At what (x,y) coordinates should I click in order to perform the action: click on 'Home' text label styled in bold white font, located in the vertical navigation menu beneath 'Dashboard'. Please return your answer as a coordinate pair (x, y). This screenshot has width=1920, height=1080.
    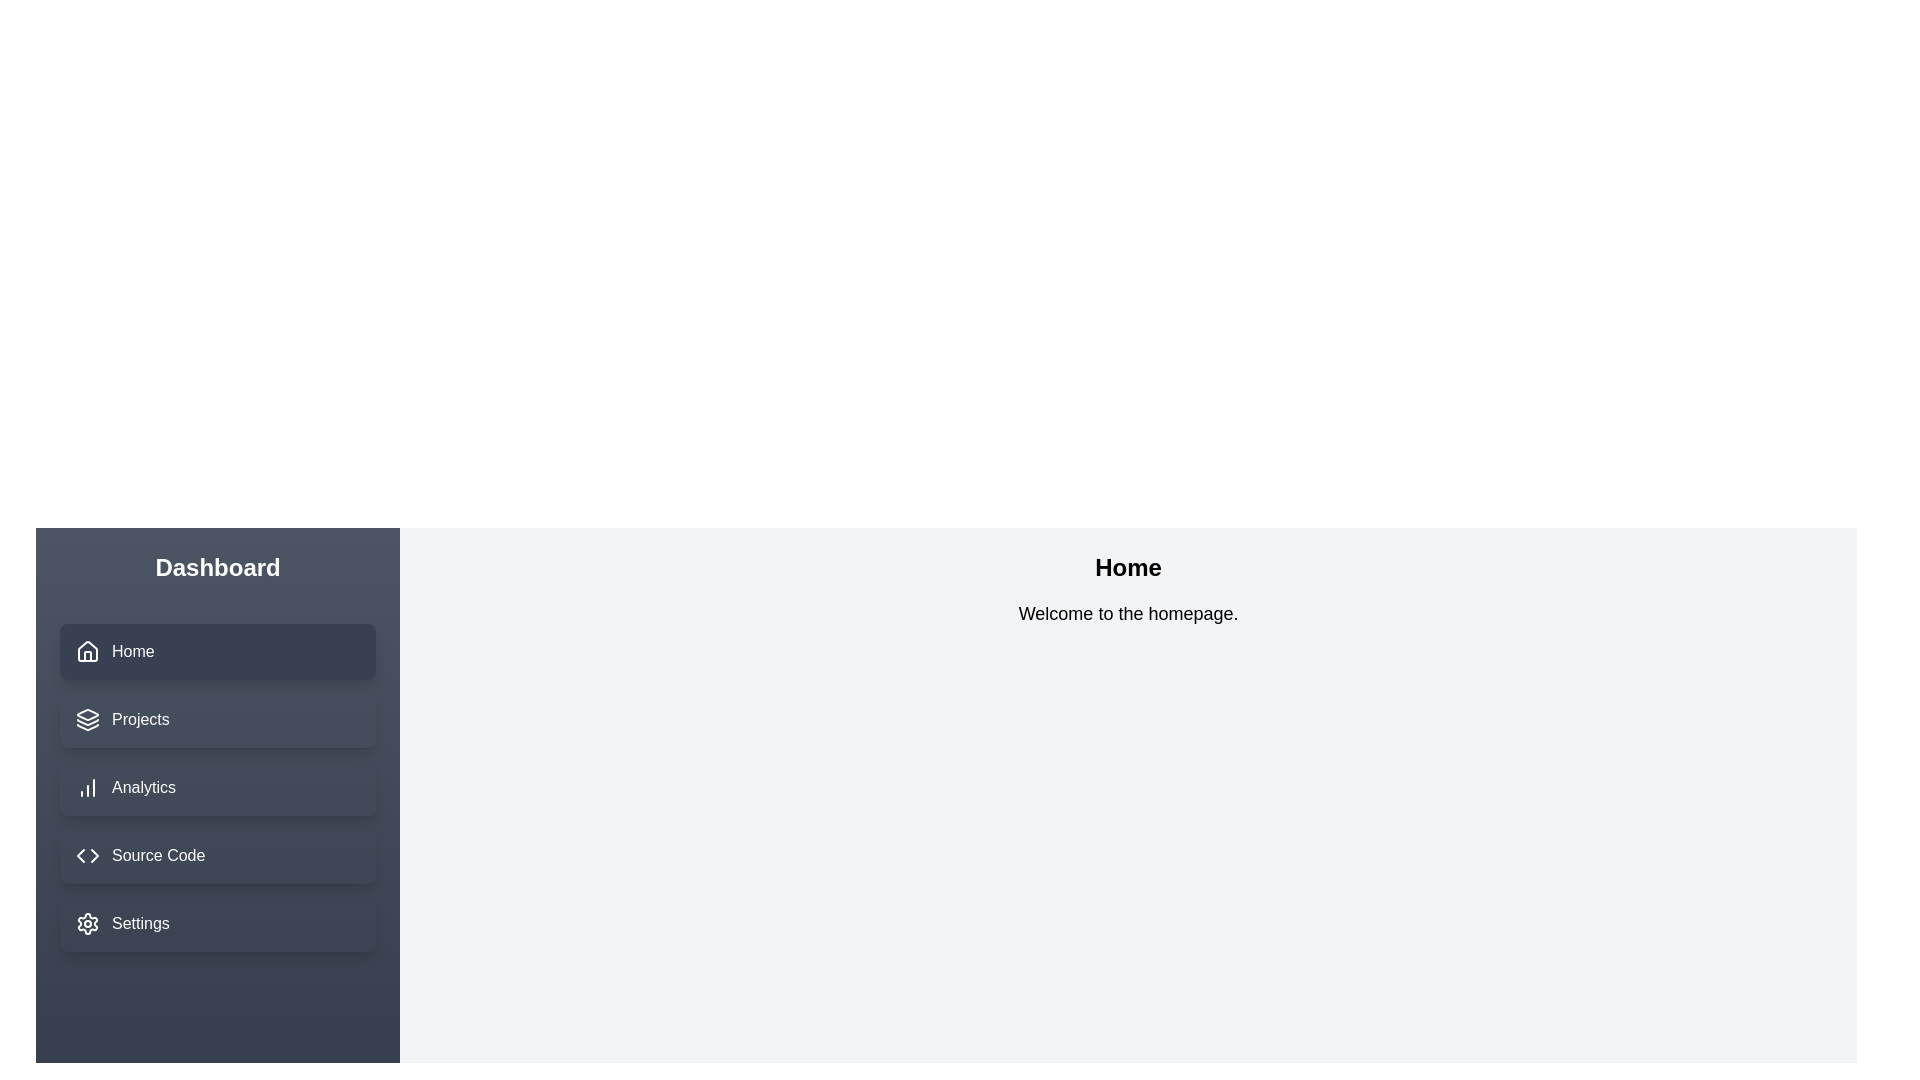
    Looking at the image, I should click on (132, 651).